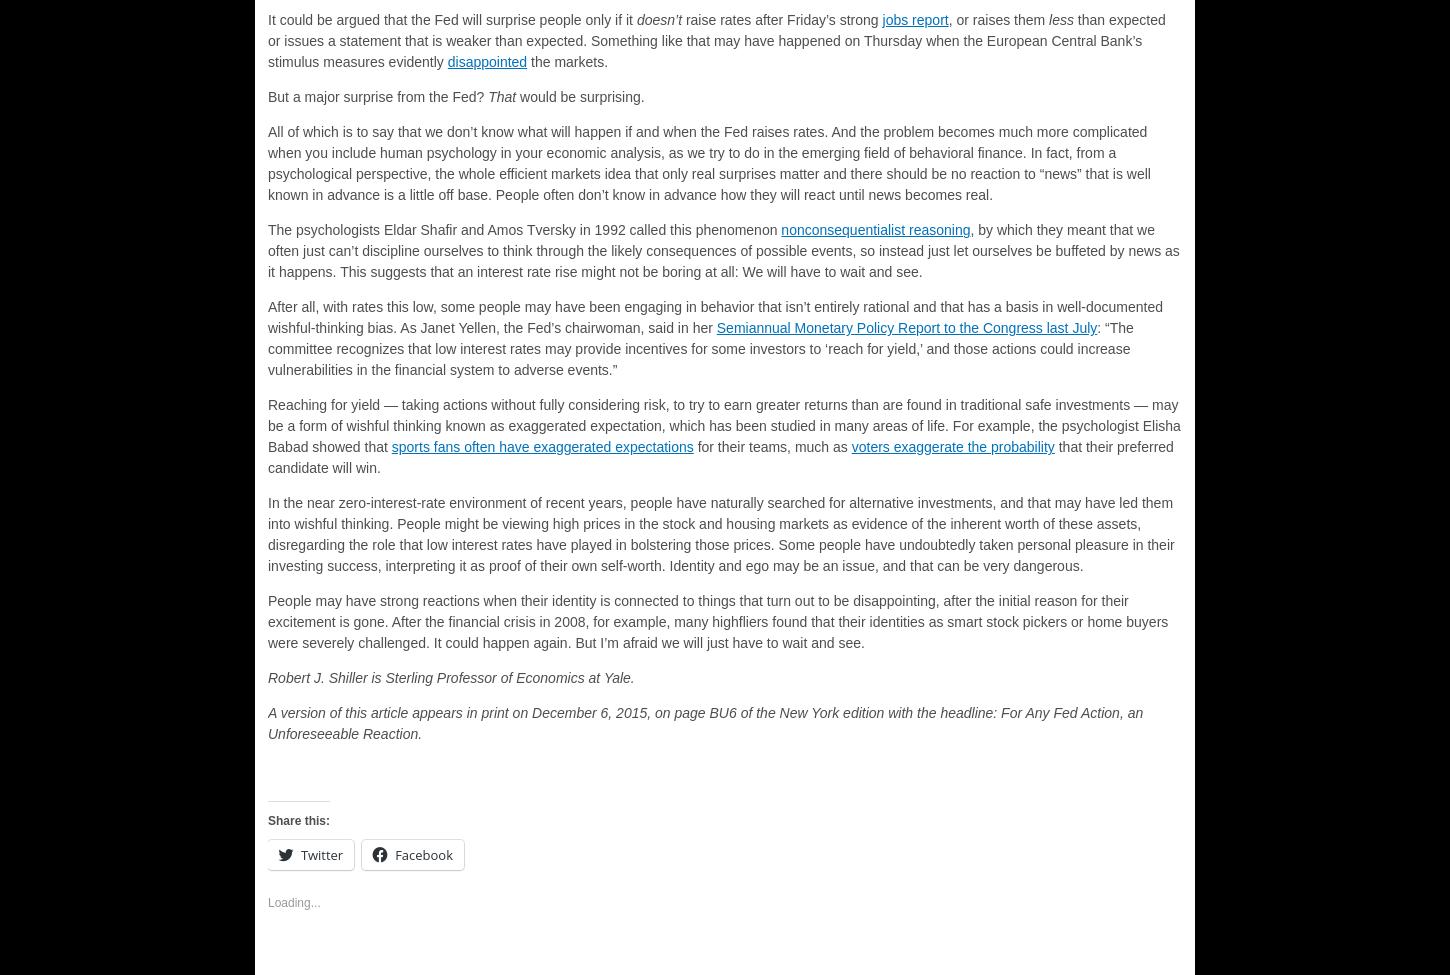 The width and height of the screenshot is (1450, 975). What do you see at coordinates (449, 678) in the screenshot?
I see `'Robert J. Shiller is Sterling Professor of Economics at Yale.'` at bounding box center [449, 678].